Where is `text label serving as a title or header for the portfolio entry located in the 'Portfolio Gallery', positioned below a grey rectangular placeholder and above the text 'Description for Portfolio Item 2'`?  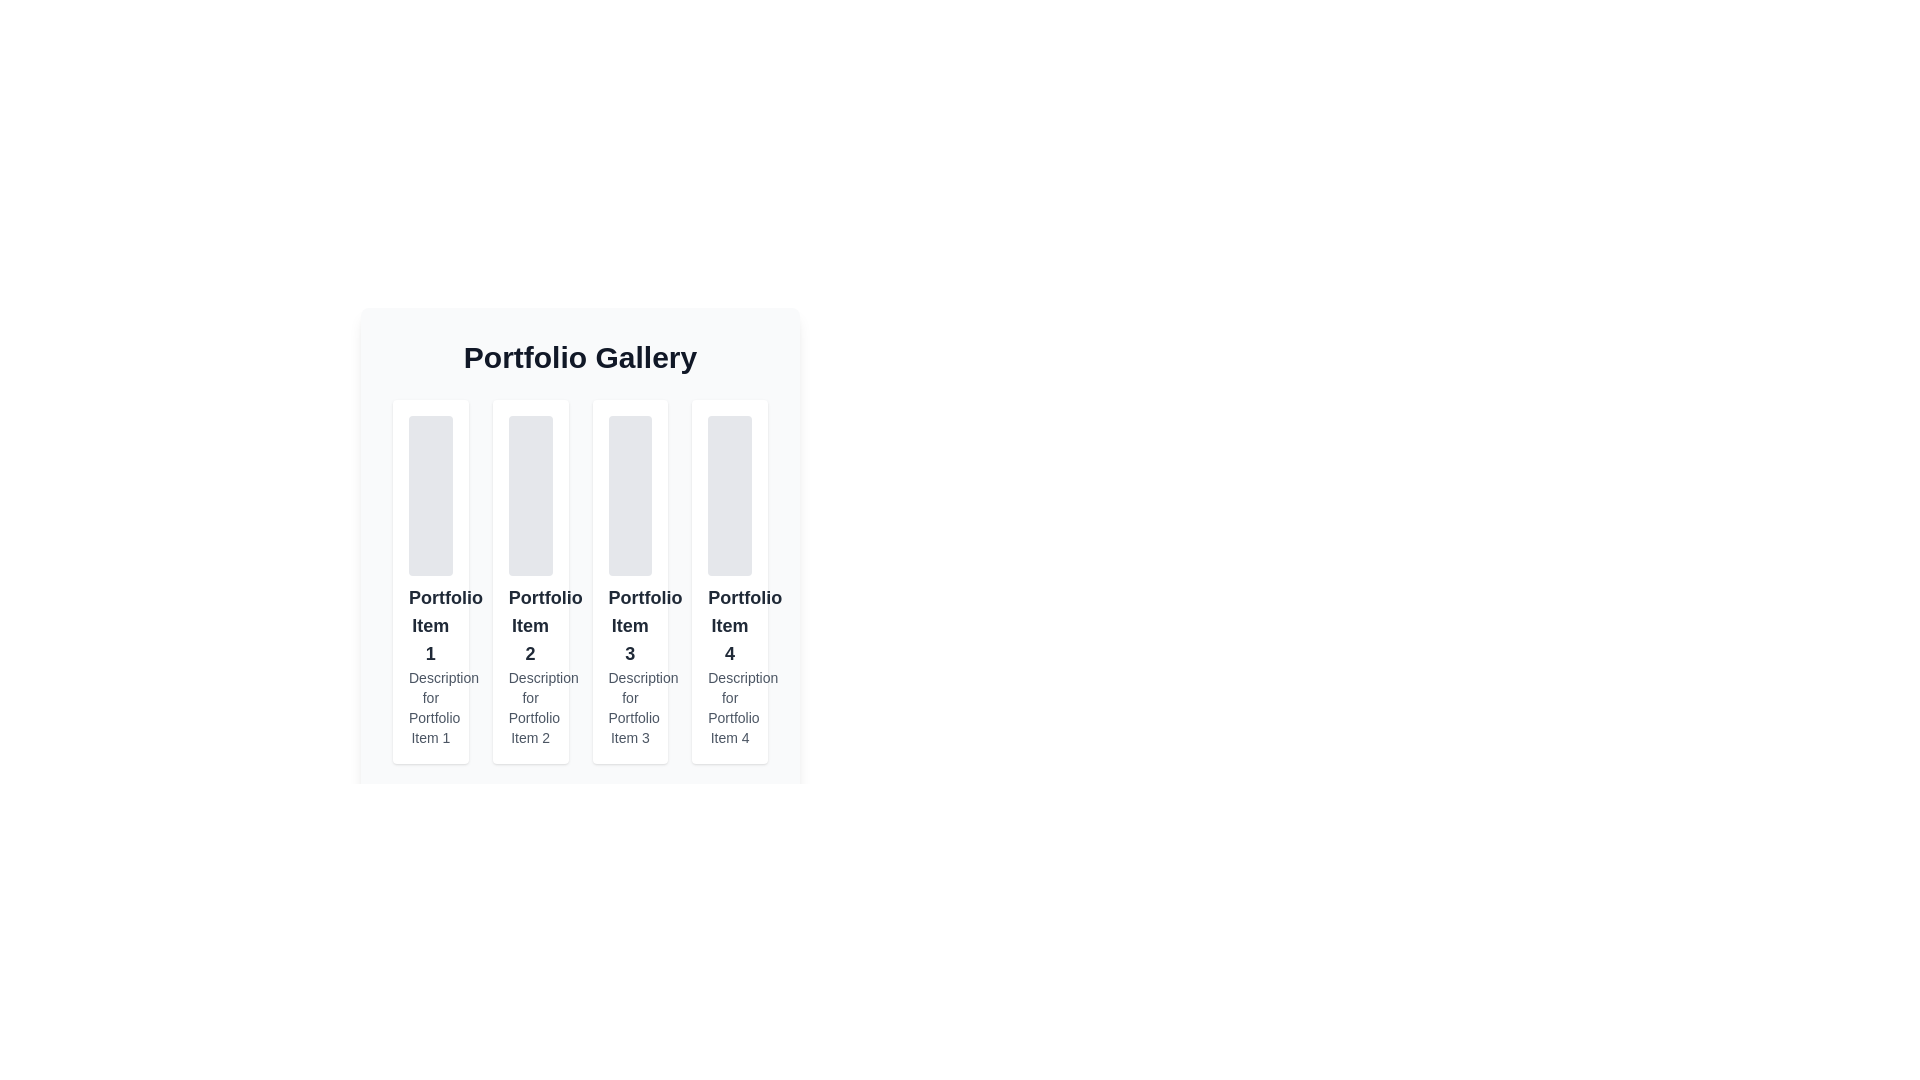 text label serving as a title or header for the portfolio entry located in the 'Portfolio Gallery', positioned below a grey rectangular placeholder and above the text 'Description for Portfolio Item 2' is located at coordinates (530, 624).